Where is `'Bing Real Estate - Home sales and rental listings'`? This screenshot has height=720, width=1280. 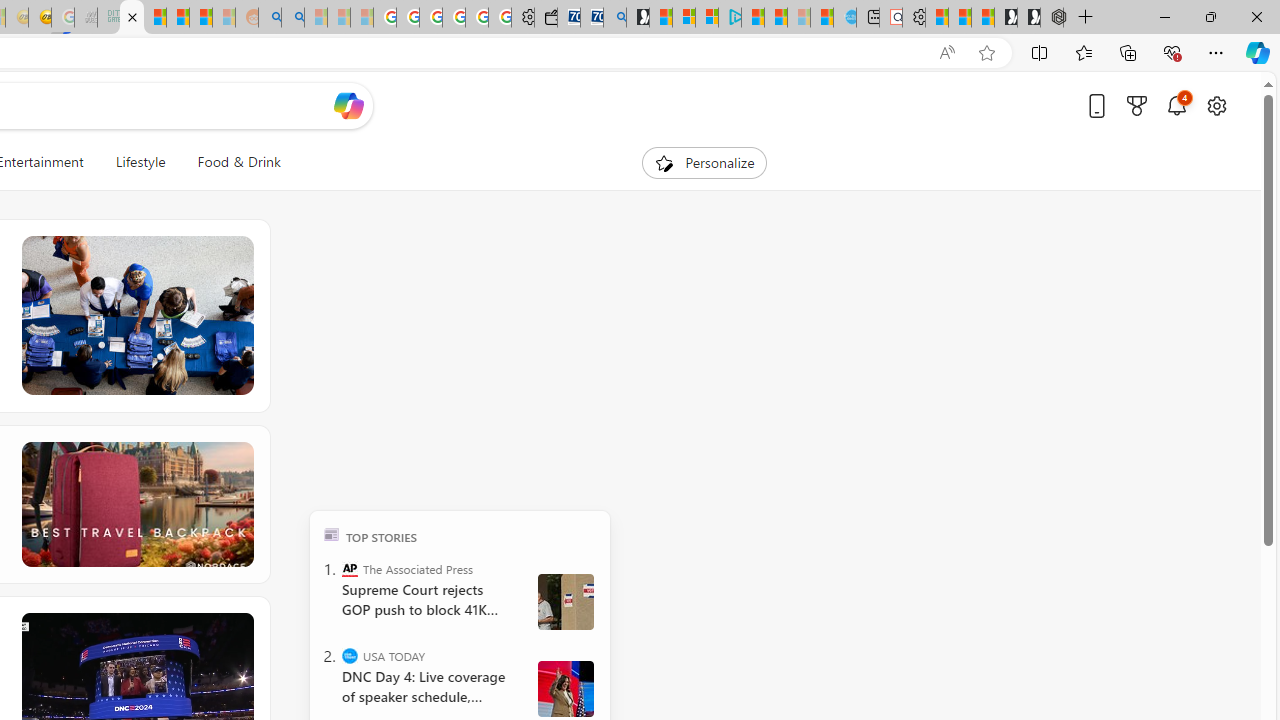 'Bing Real Estate - Home sales and rental listings' is located at coordinates (614, 17).